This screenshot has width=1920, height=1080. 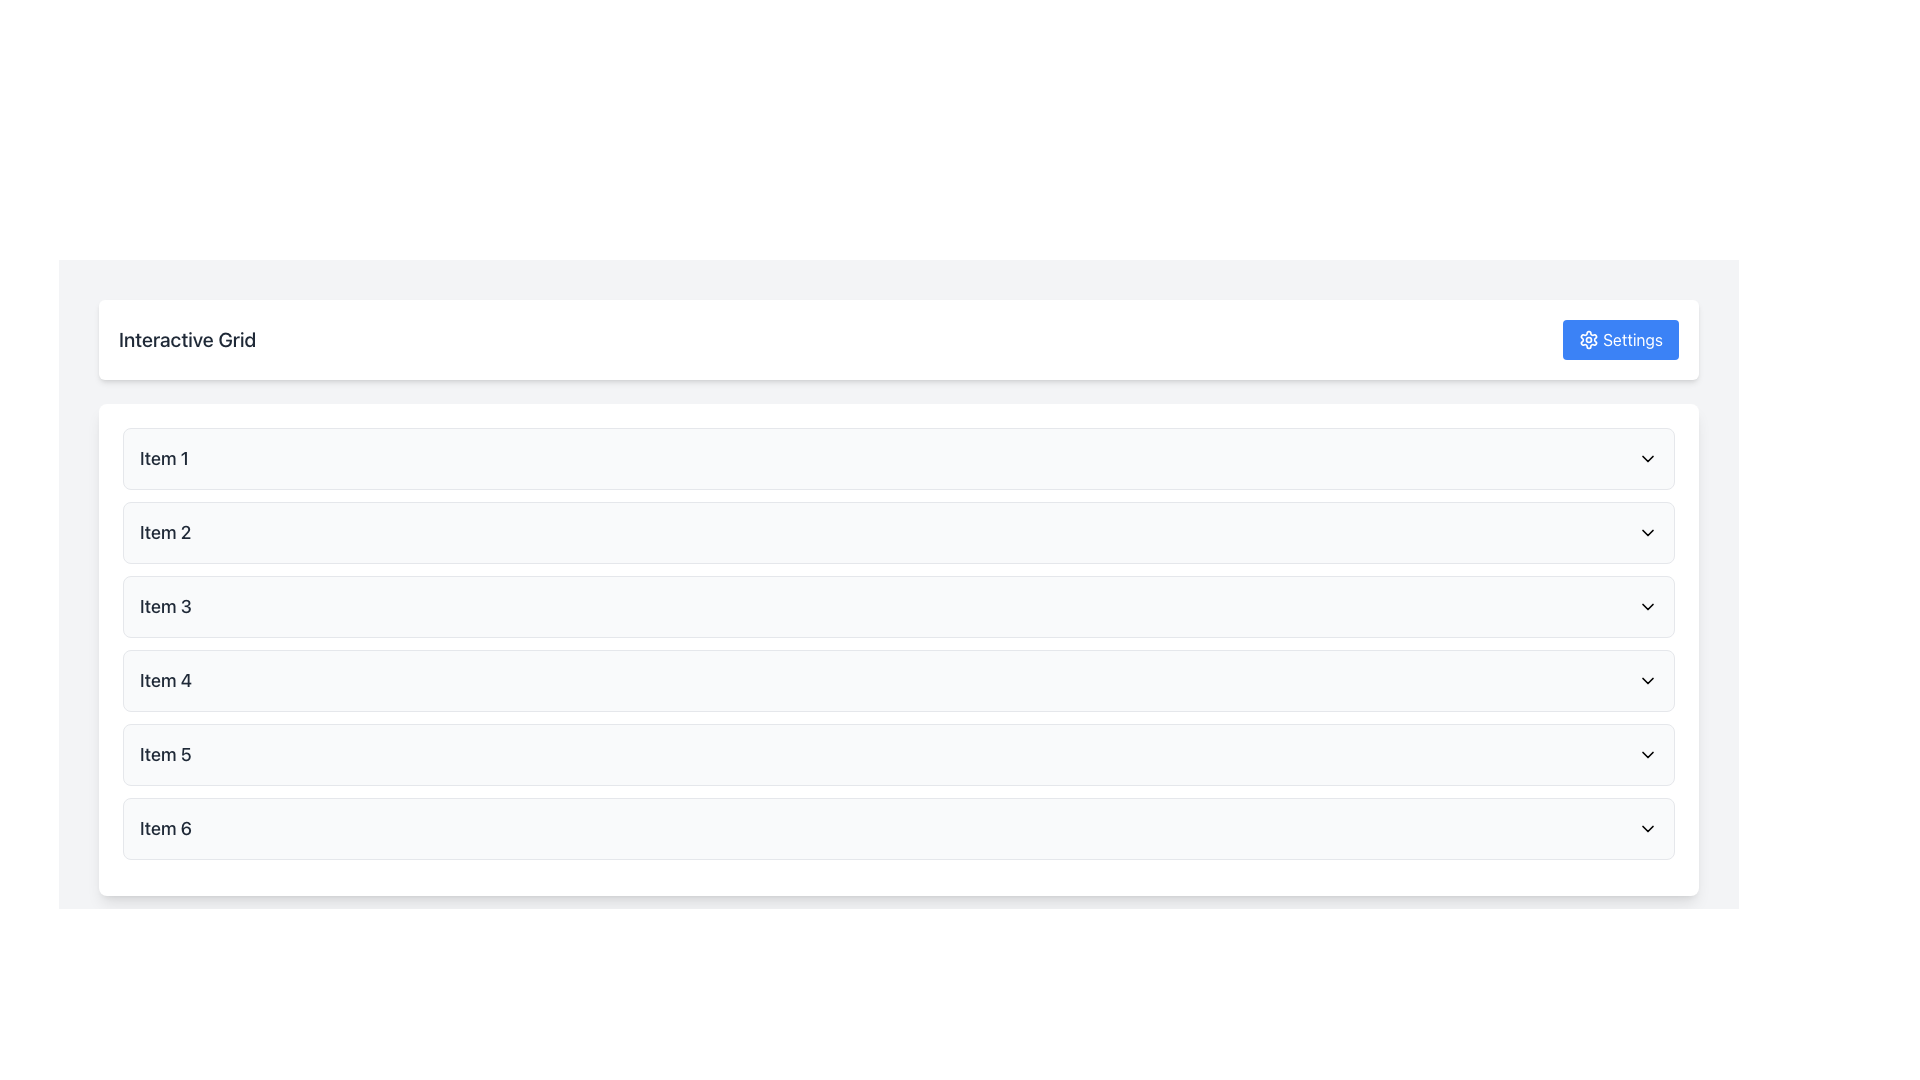 I want to click on the text label displaying 'Item 2', which is the second item in a vertically aligned list and is visually distinct with bold and large font, so click(x=165, y=531).